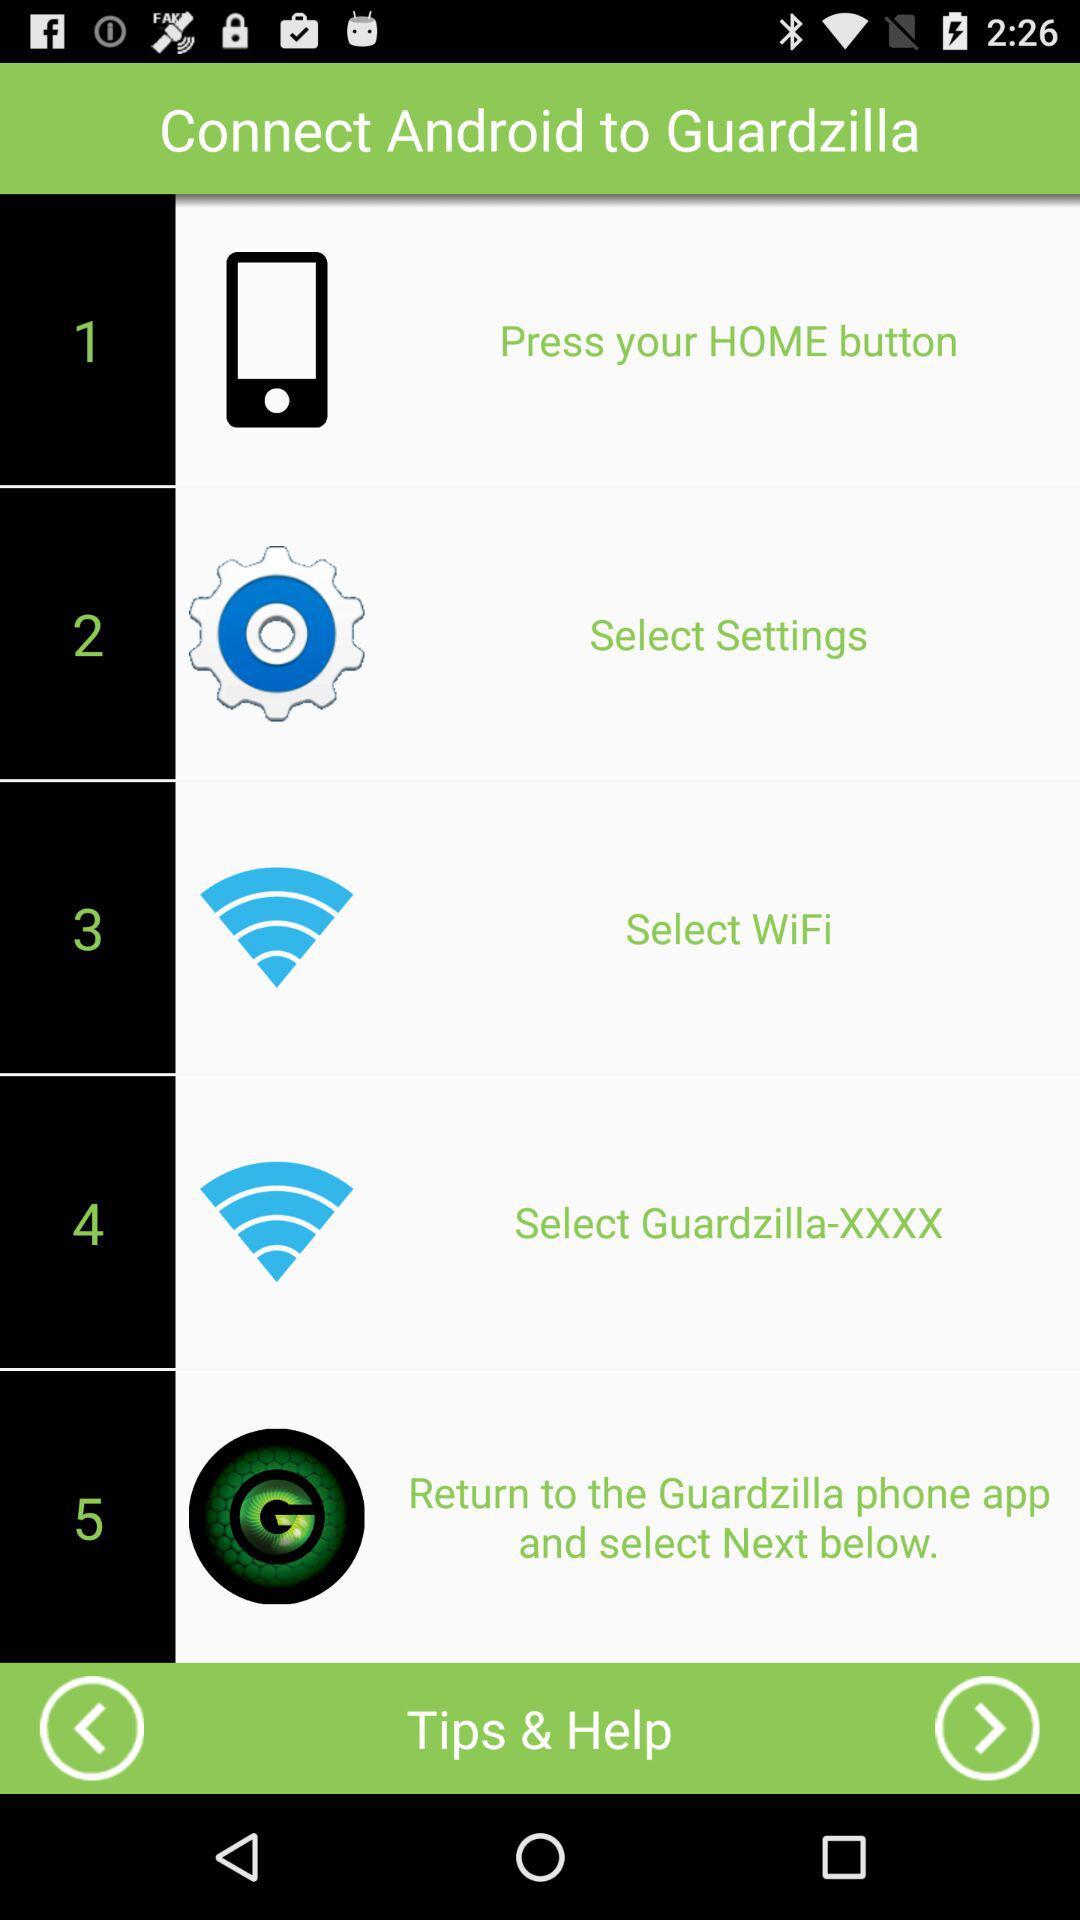 This screenshot has width=1080, height=1920. Describe the element at coordinates (986, 1727) in the screenshot. I see `next page` at that location.